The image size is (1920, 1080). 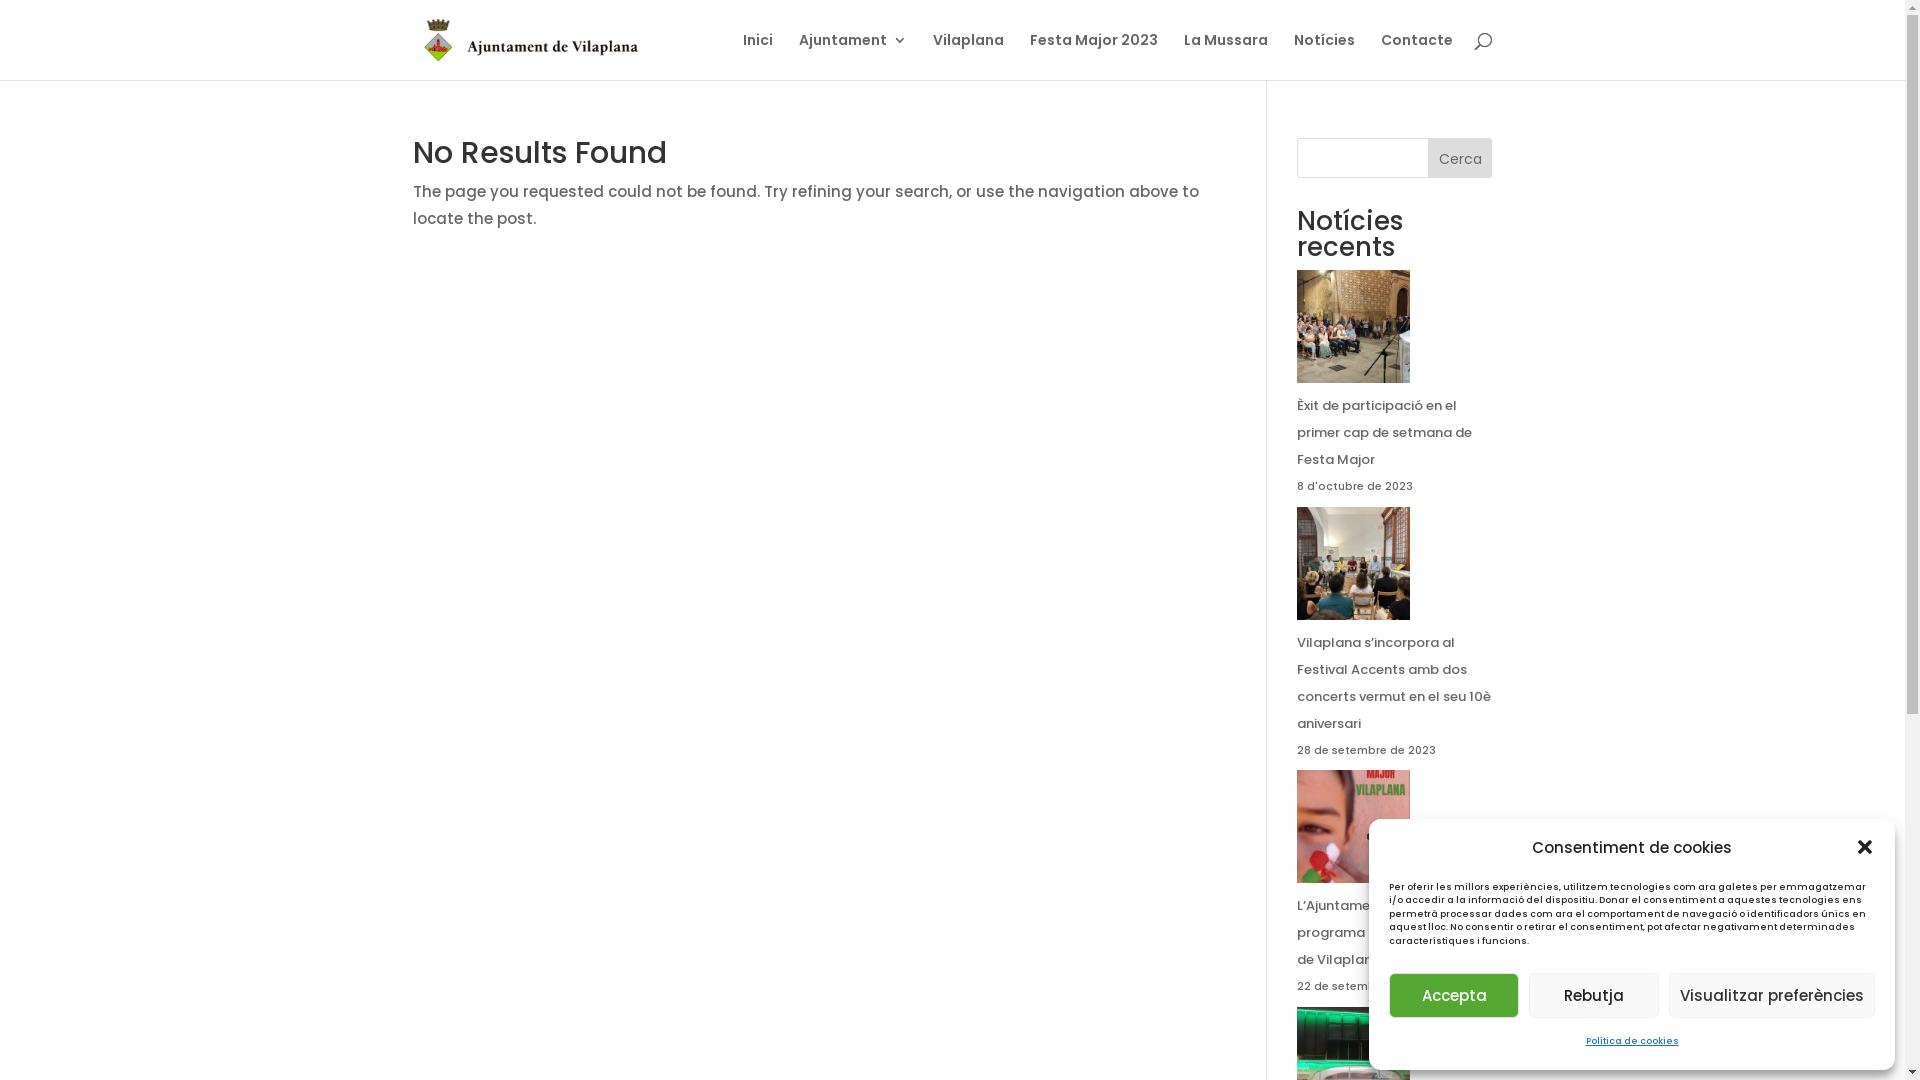 I want to click on 'Ajuntament', so click(x=851, y=55).